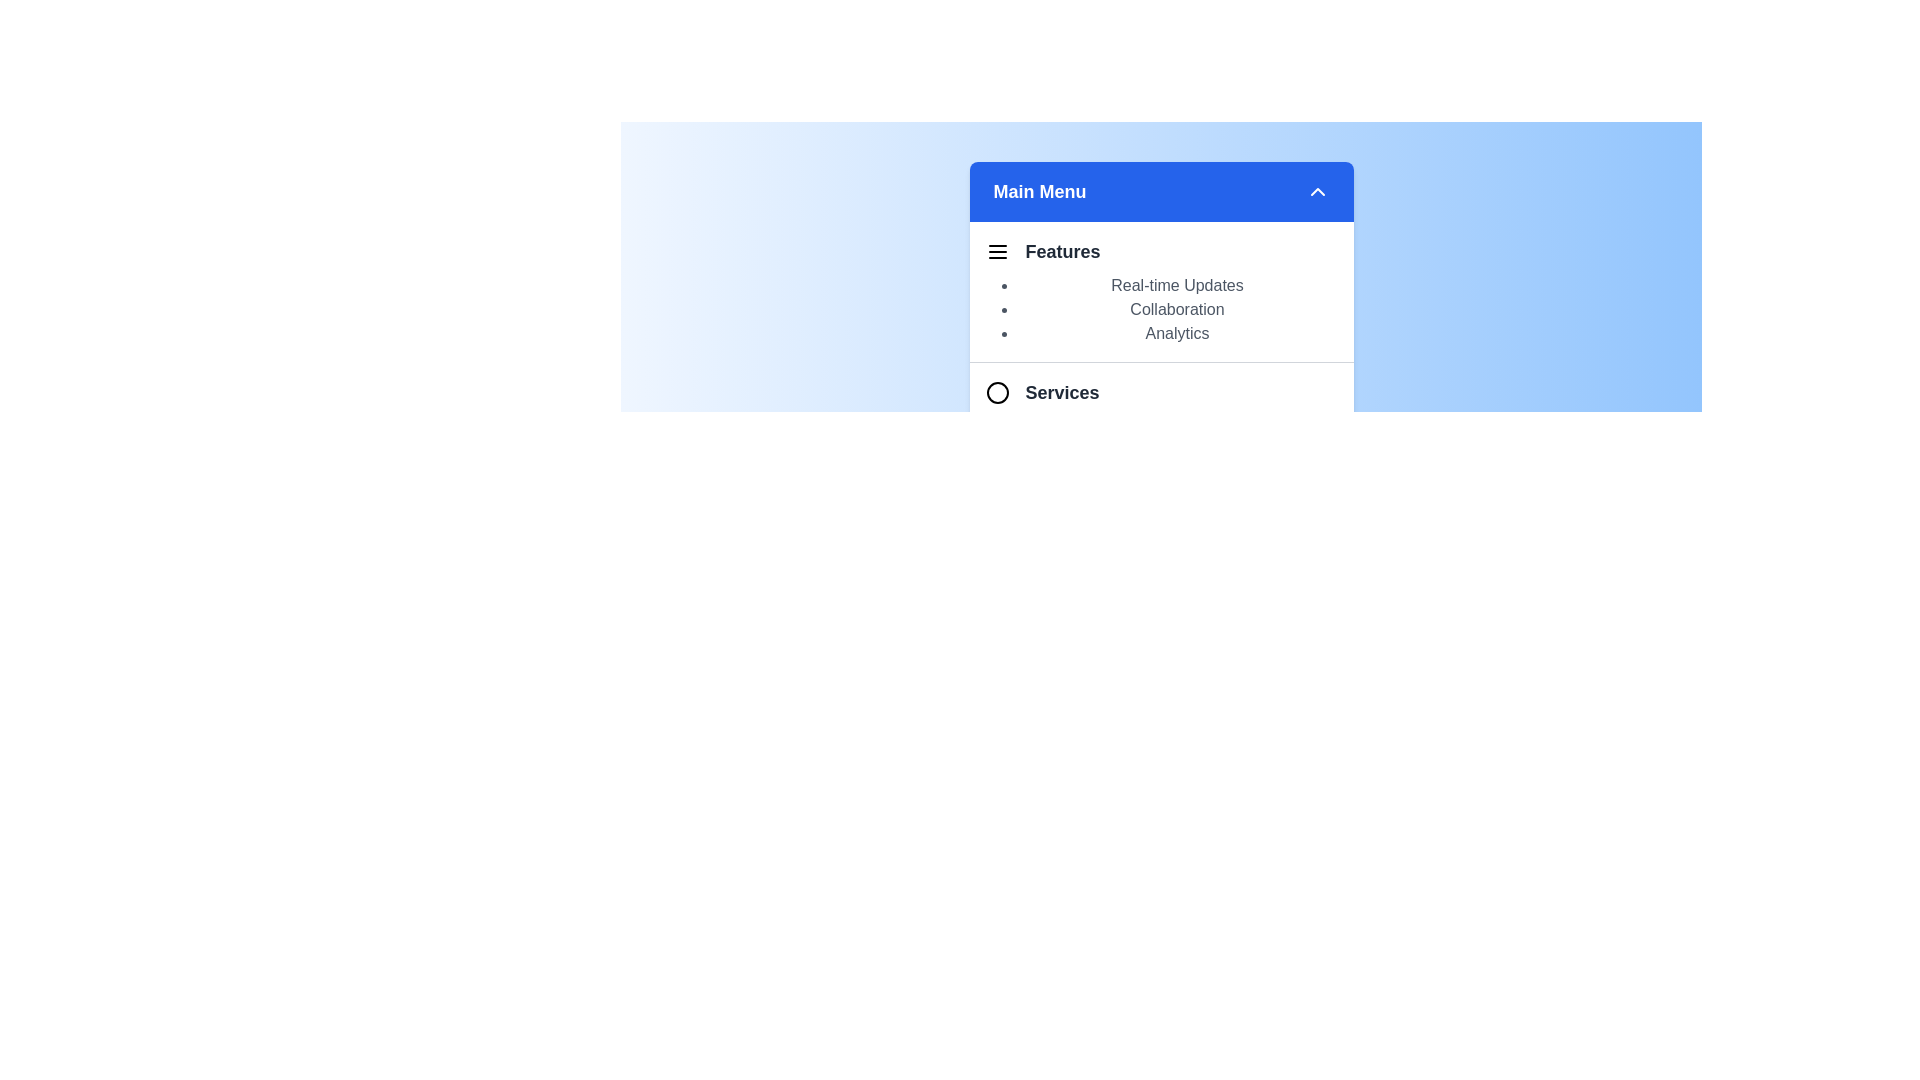  What do you see at coordinates (1177, 309) in the screenshot?
I see `the item Collaboration from the list` at bounding box center [1177, 309].